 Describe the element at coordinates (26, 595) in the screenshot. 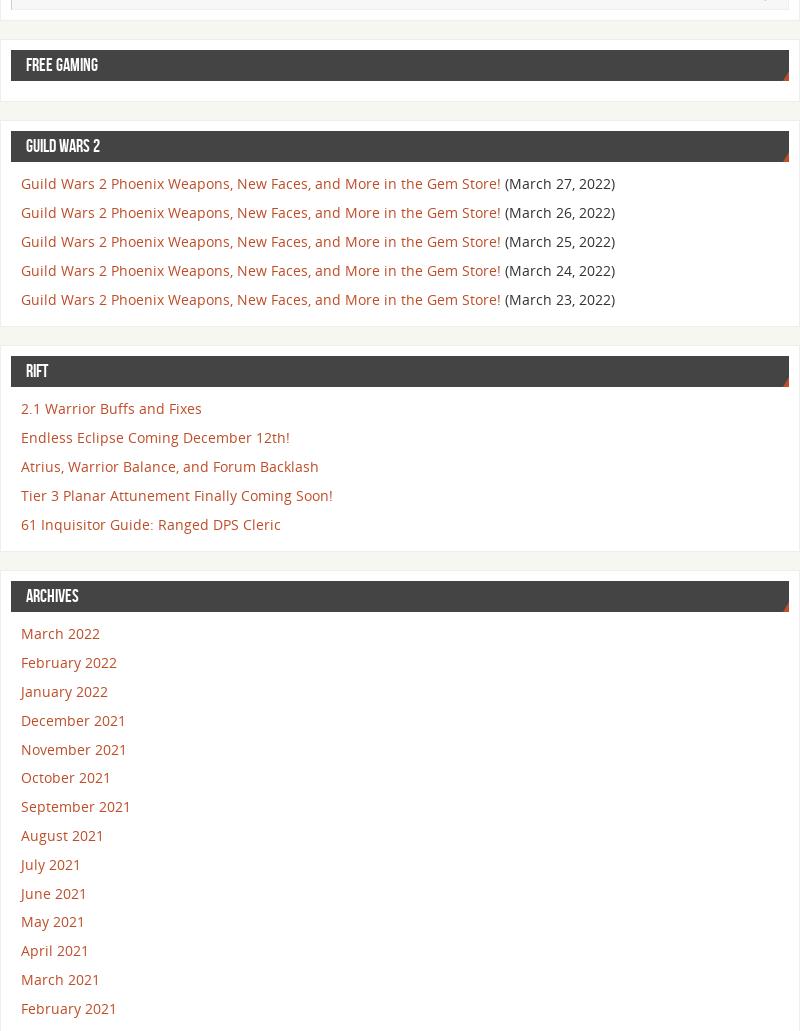

I see `'Archives'` at that location.